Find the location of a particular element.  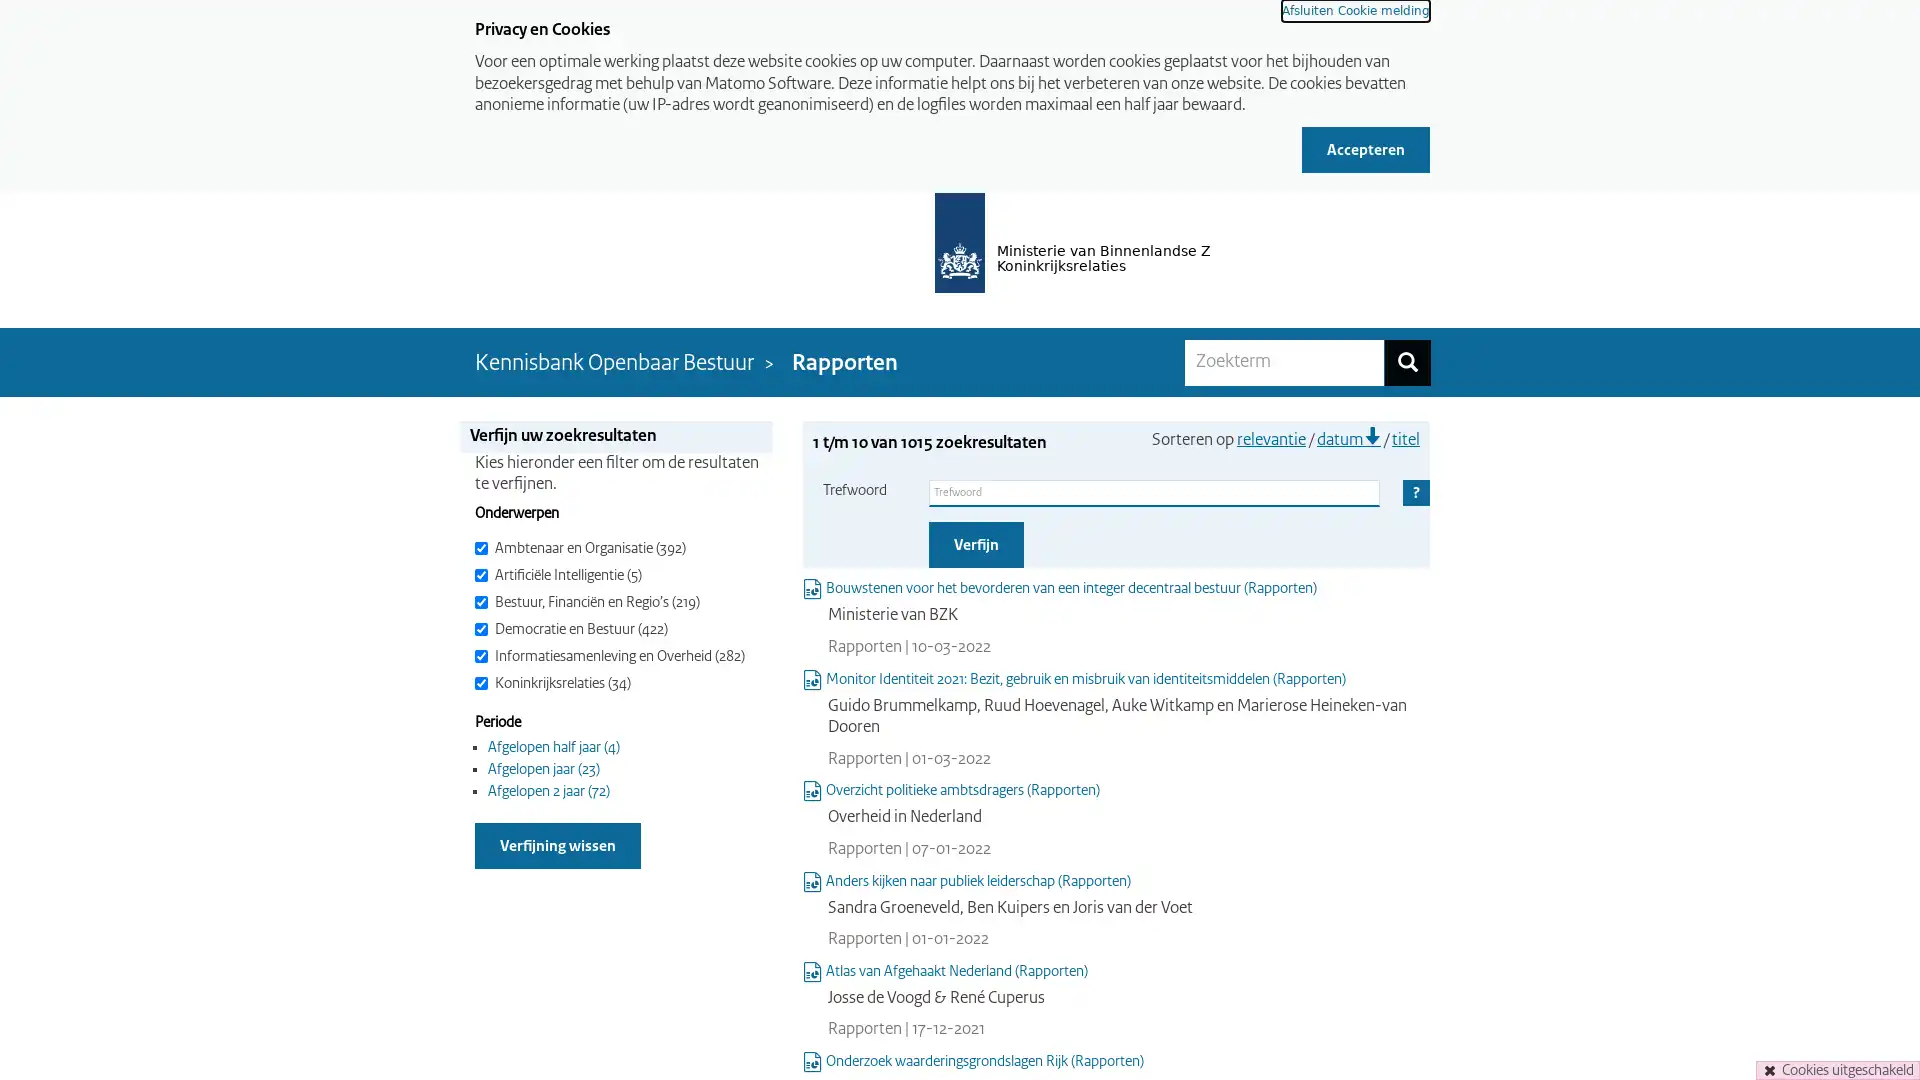

Accepteren is located at coordinates (1365, 148).